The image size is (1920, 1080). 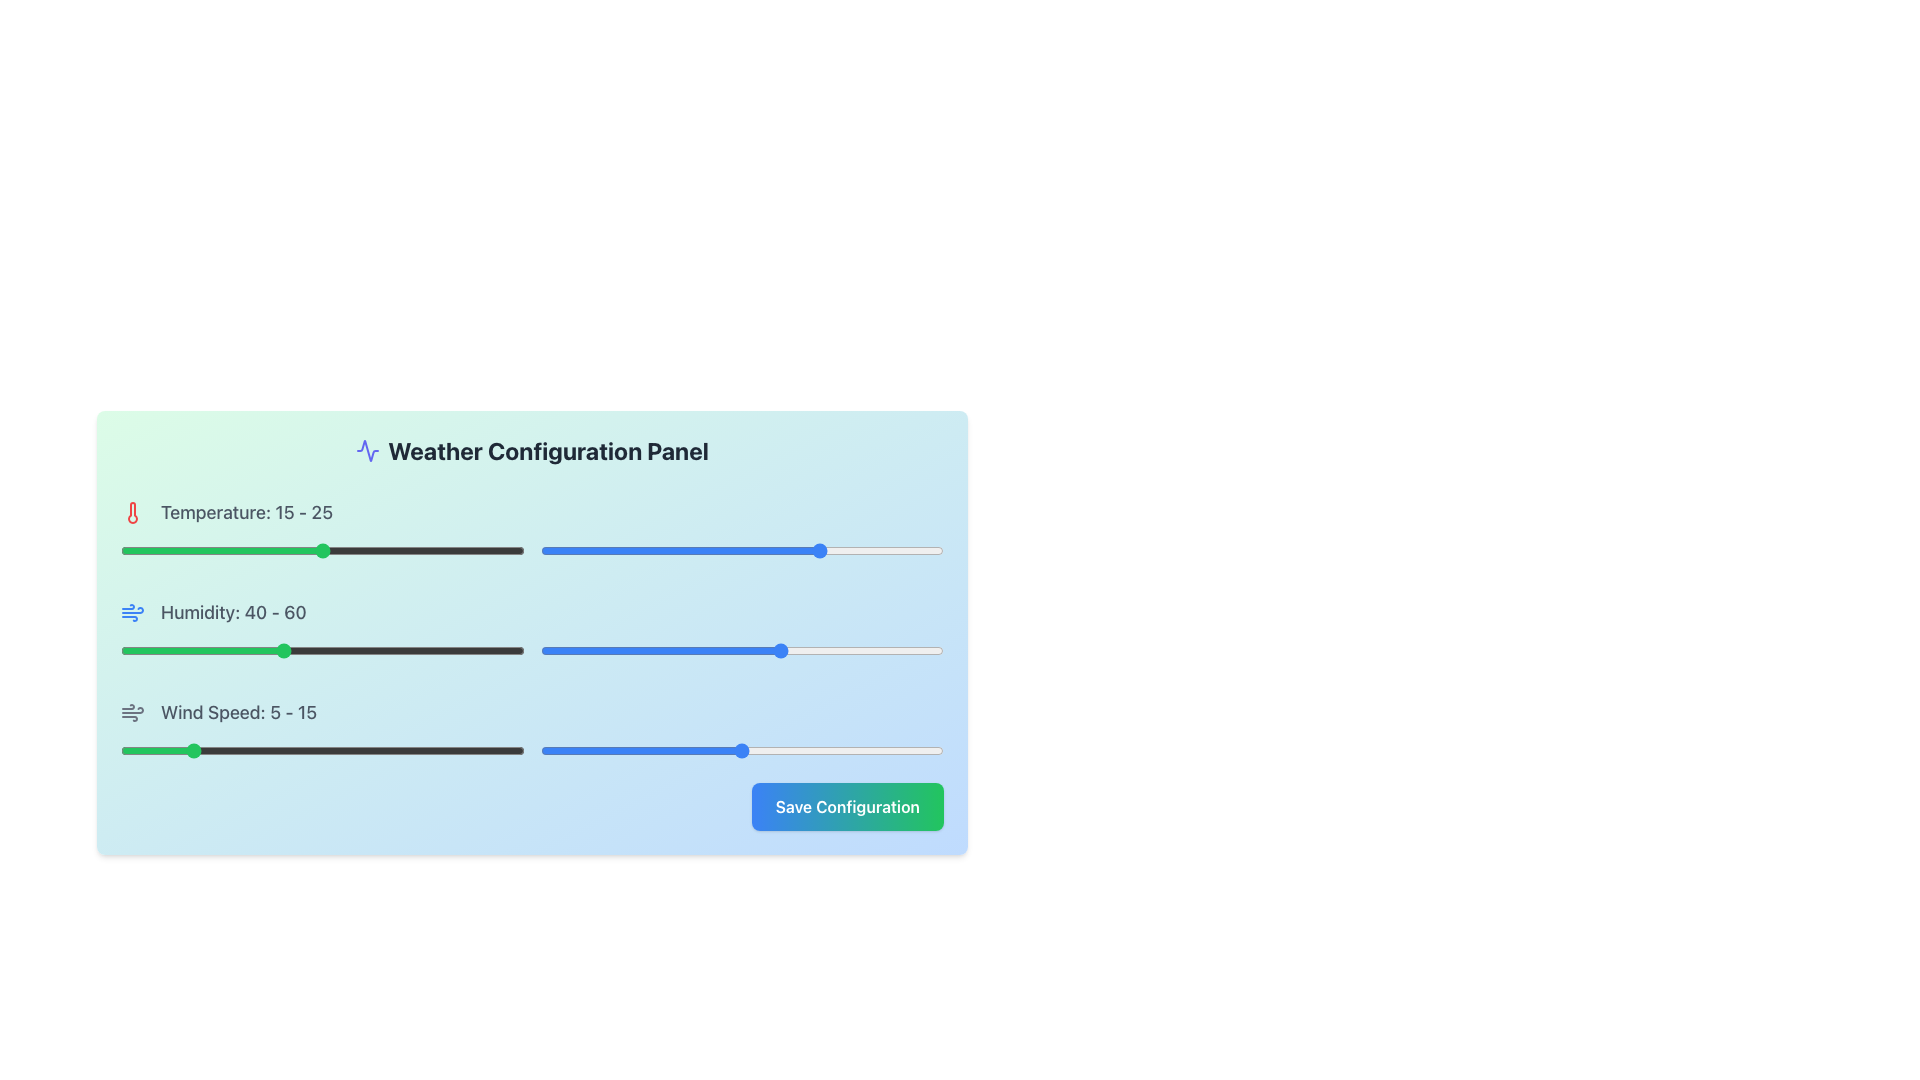 What do you see at coordinates (484, 751) in the screenshot?
I see `the start value of the wind speed range` at bounding box center [484, 751].